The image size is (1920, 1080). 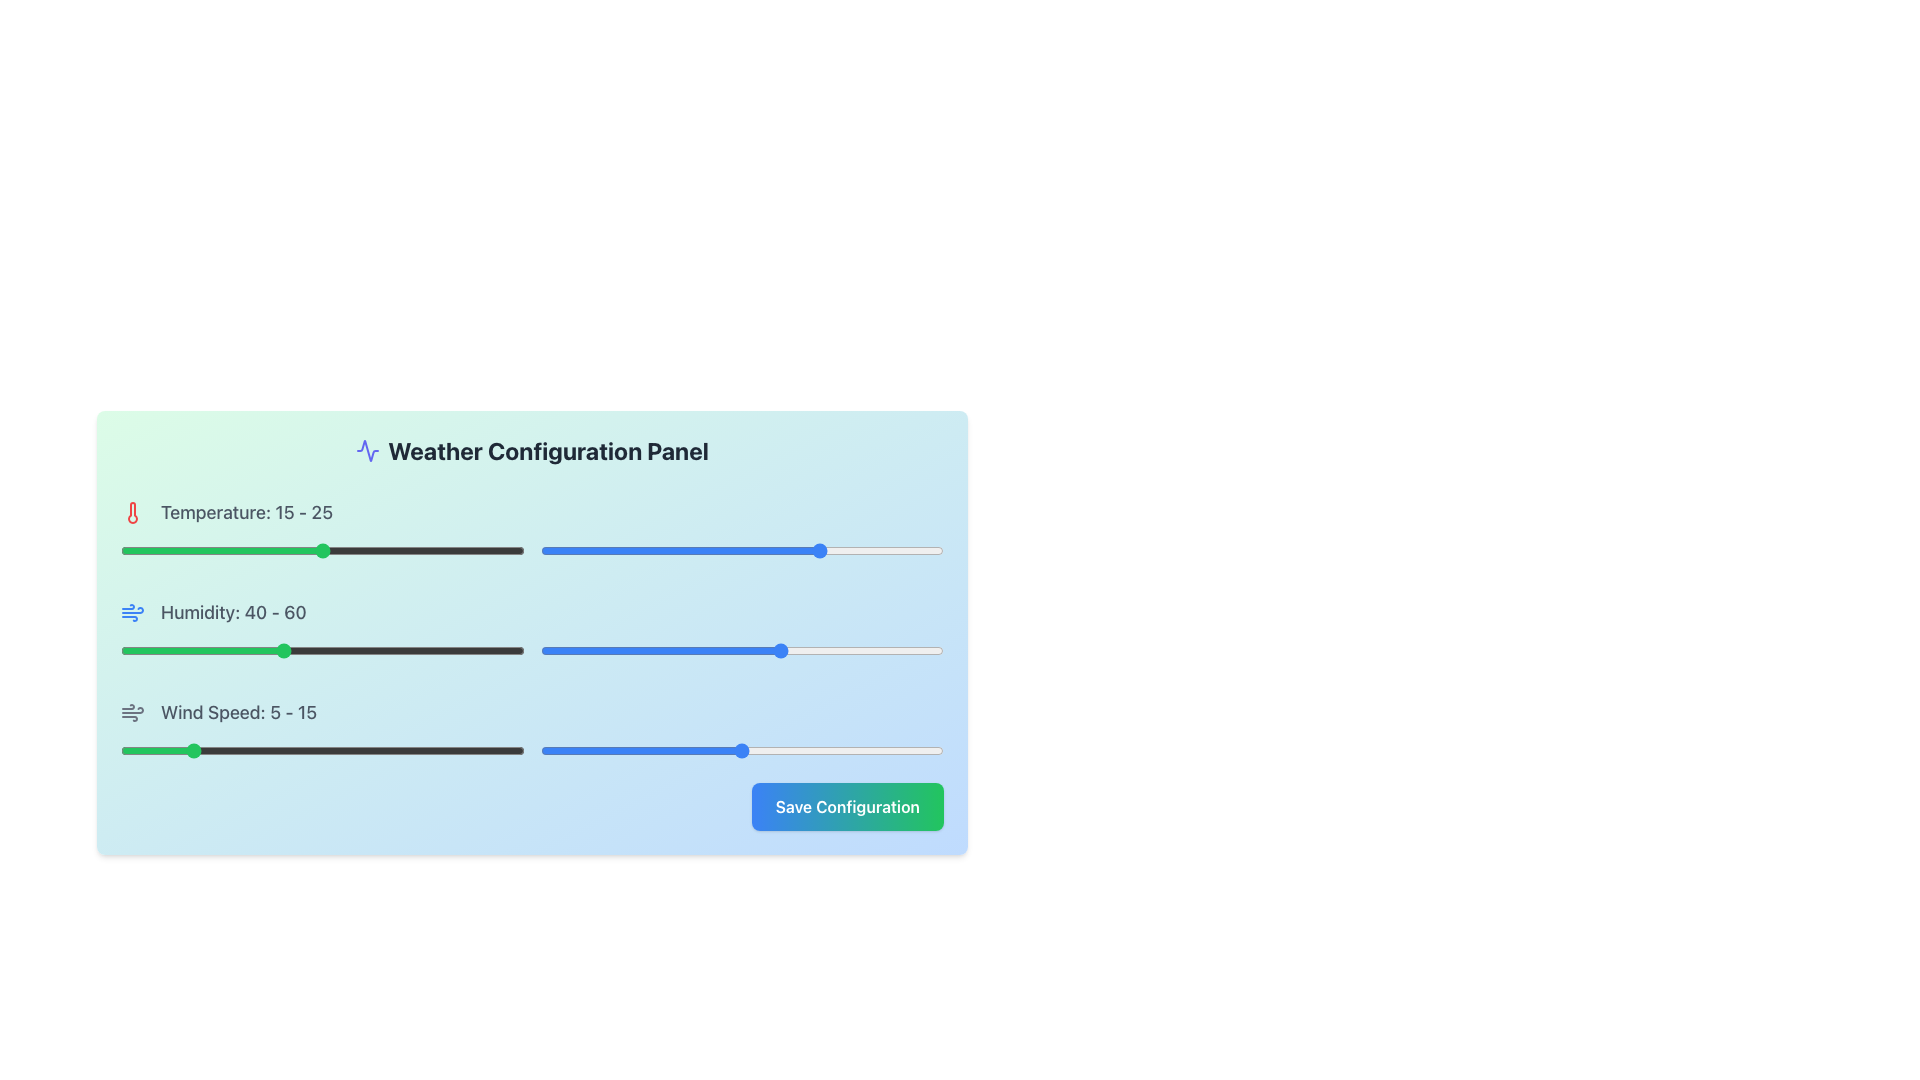 What do you see at coordinates (484, 751) in the screenshot?
I see `the start value of the wind speed range` at bounding box center [484, 751].